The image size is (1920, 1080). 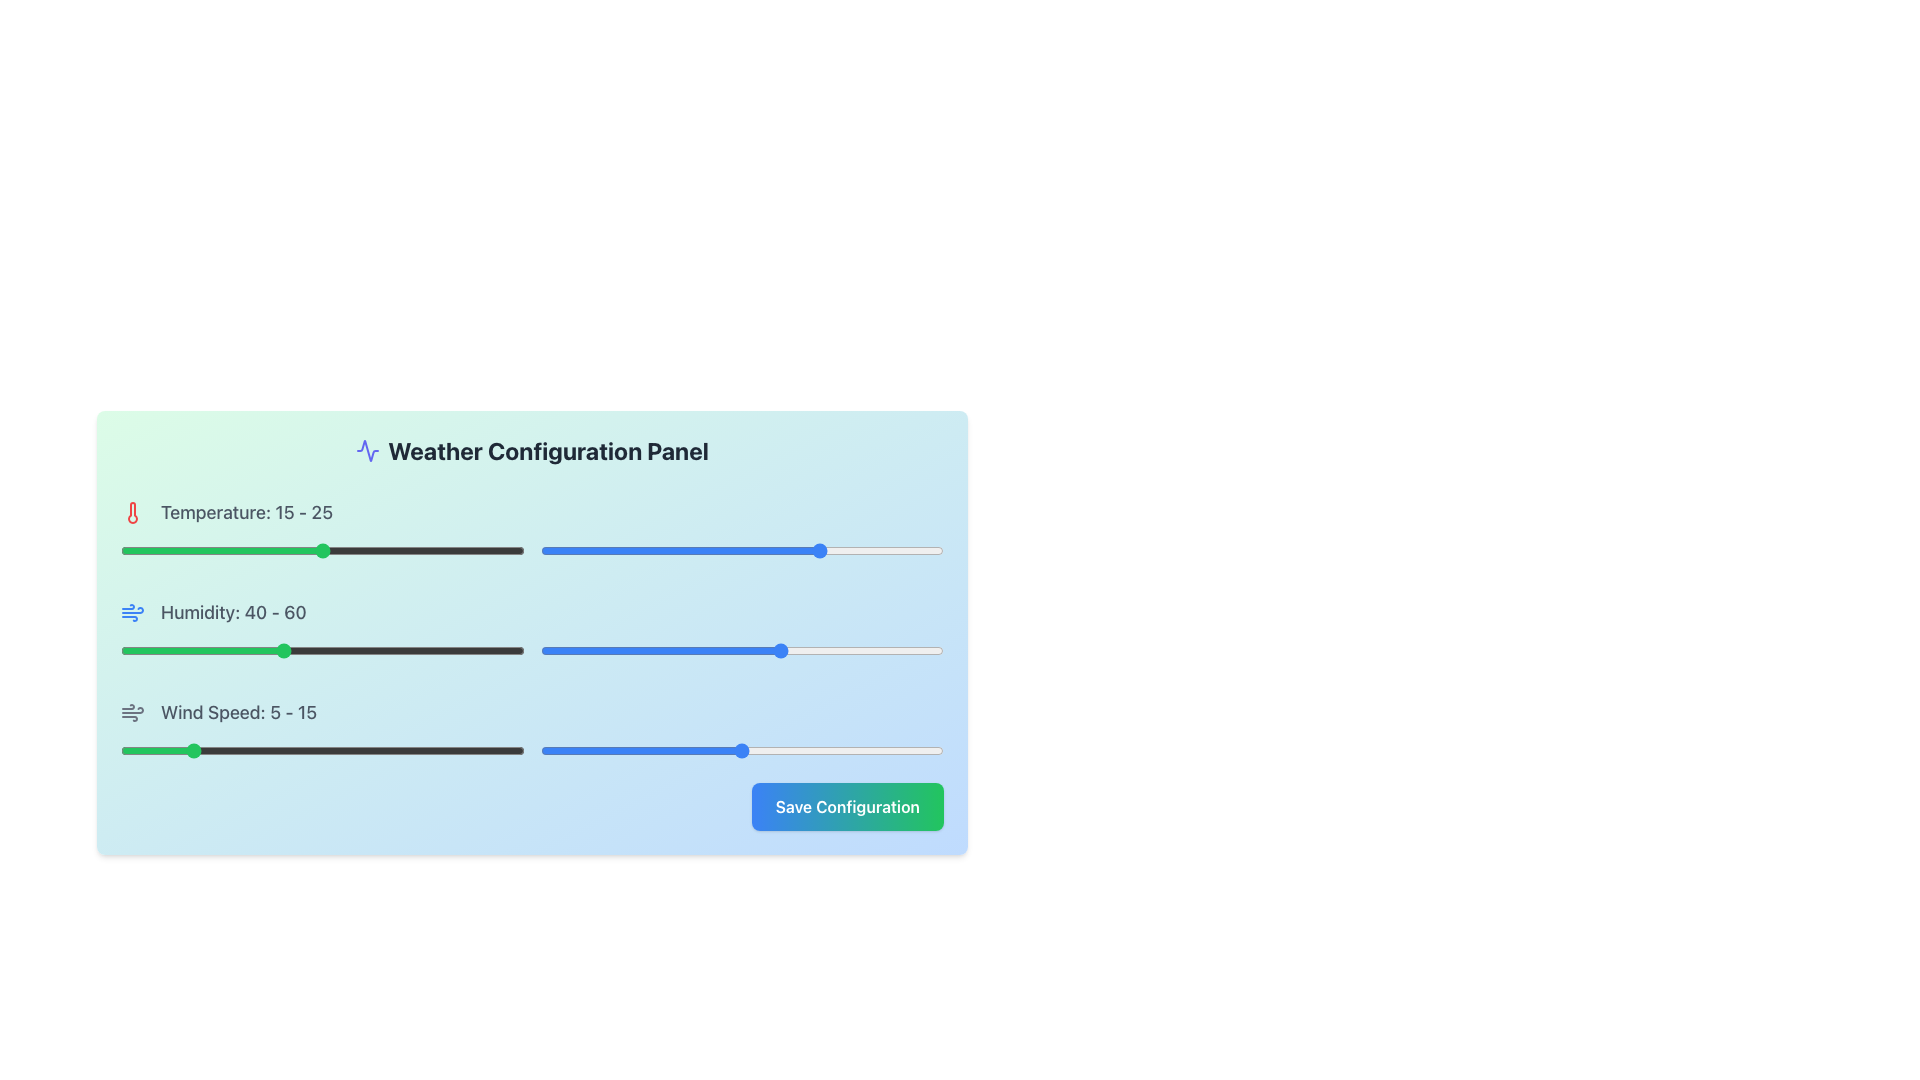 What do you see at coordinates (484, 751) in the screenshot?
I see `the start value of the wind speed range` at bounding box center [484, 751].